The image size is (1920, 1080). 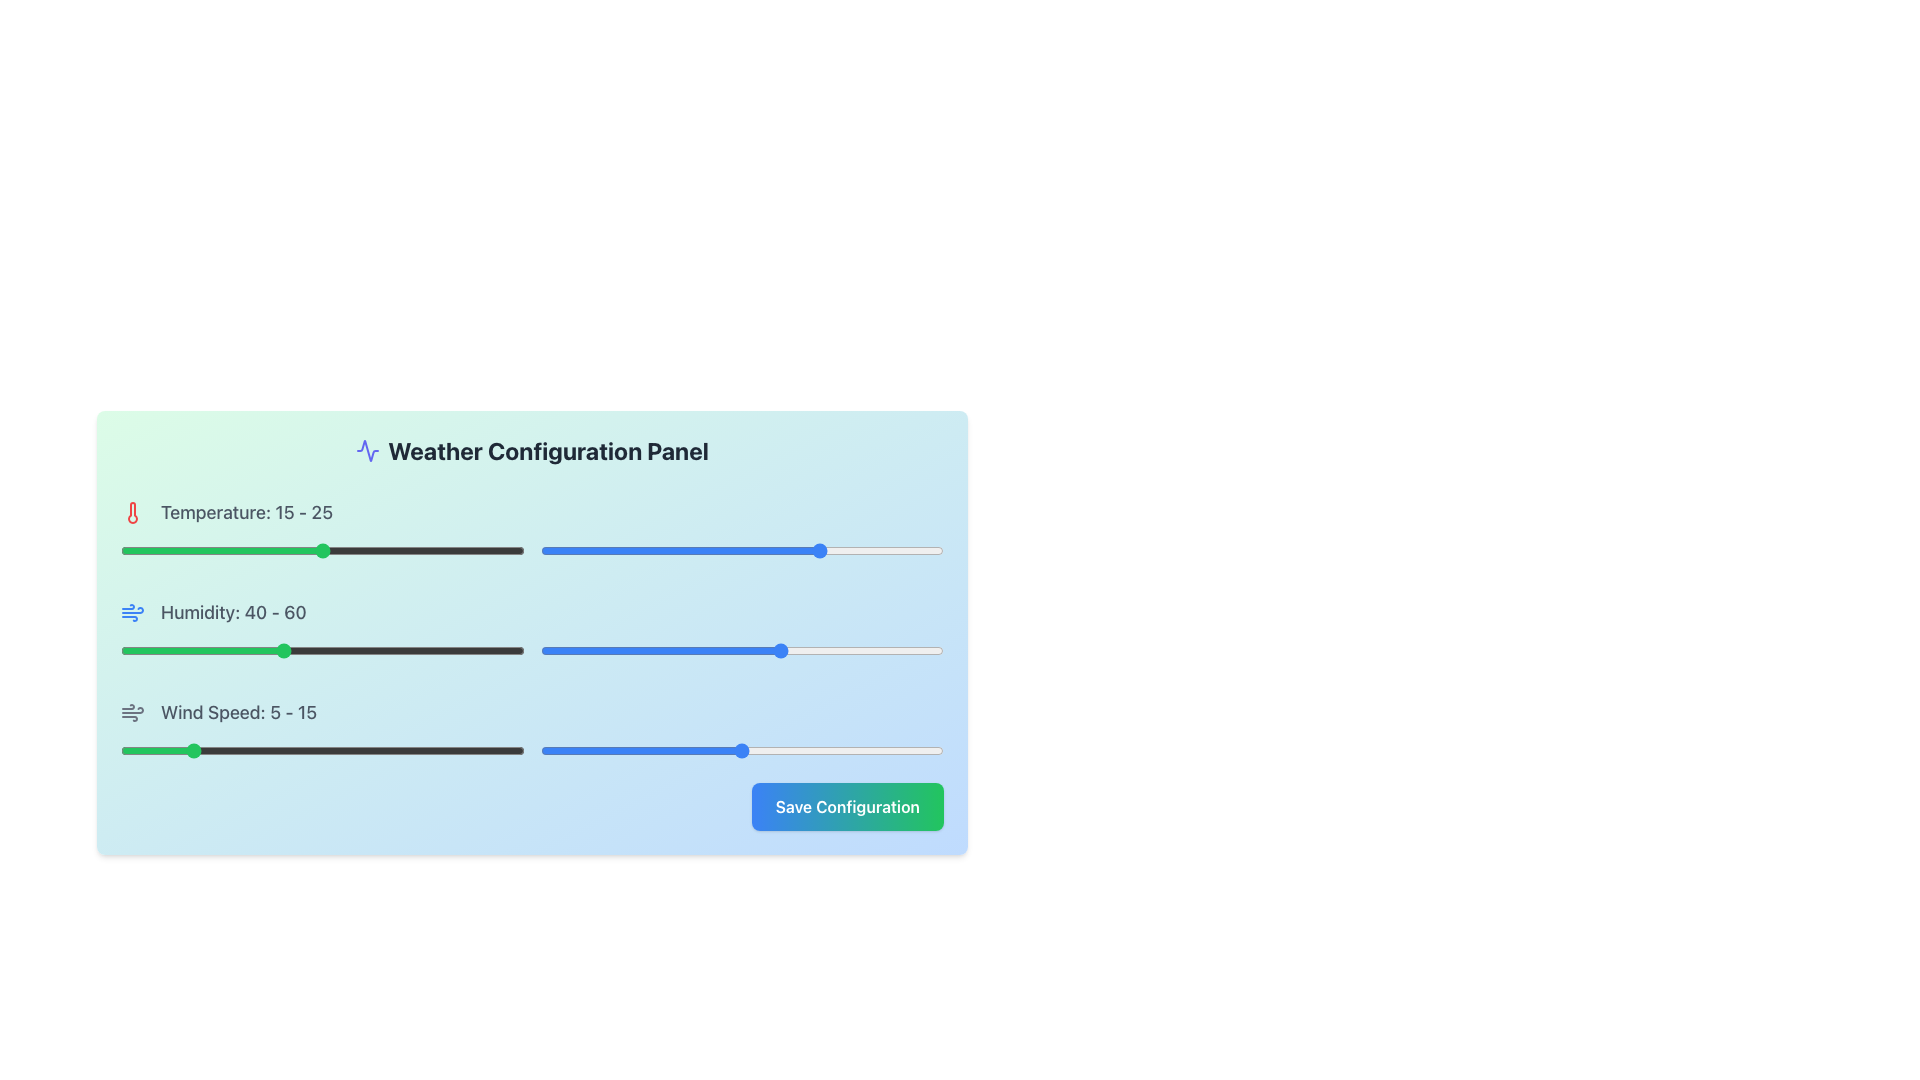 What do you see at coordinates (484, 751) in the screenshot?
I see `the start value of the wind speed range` at bounding box center [484, 751].